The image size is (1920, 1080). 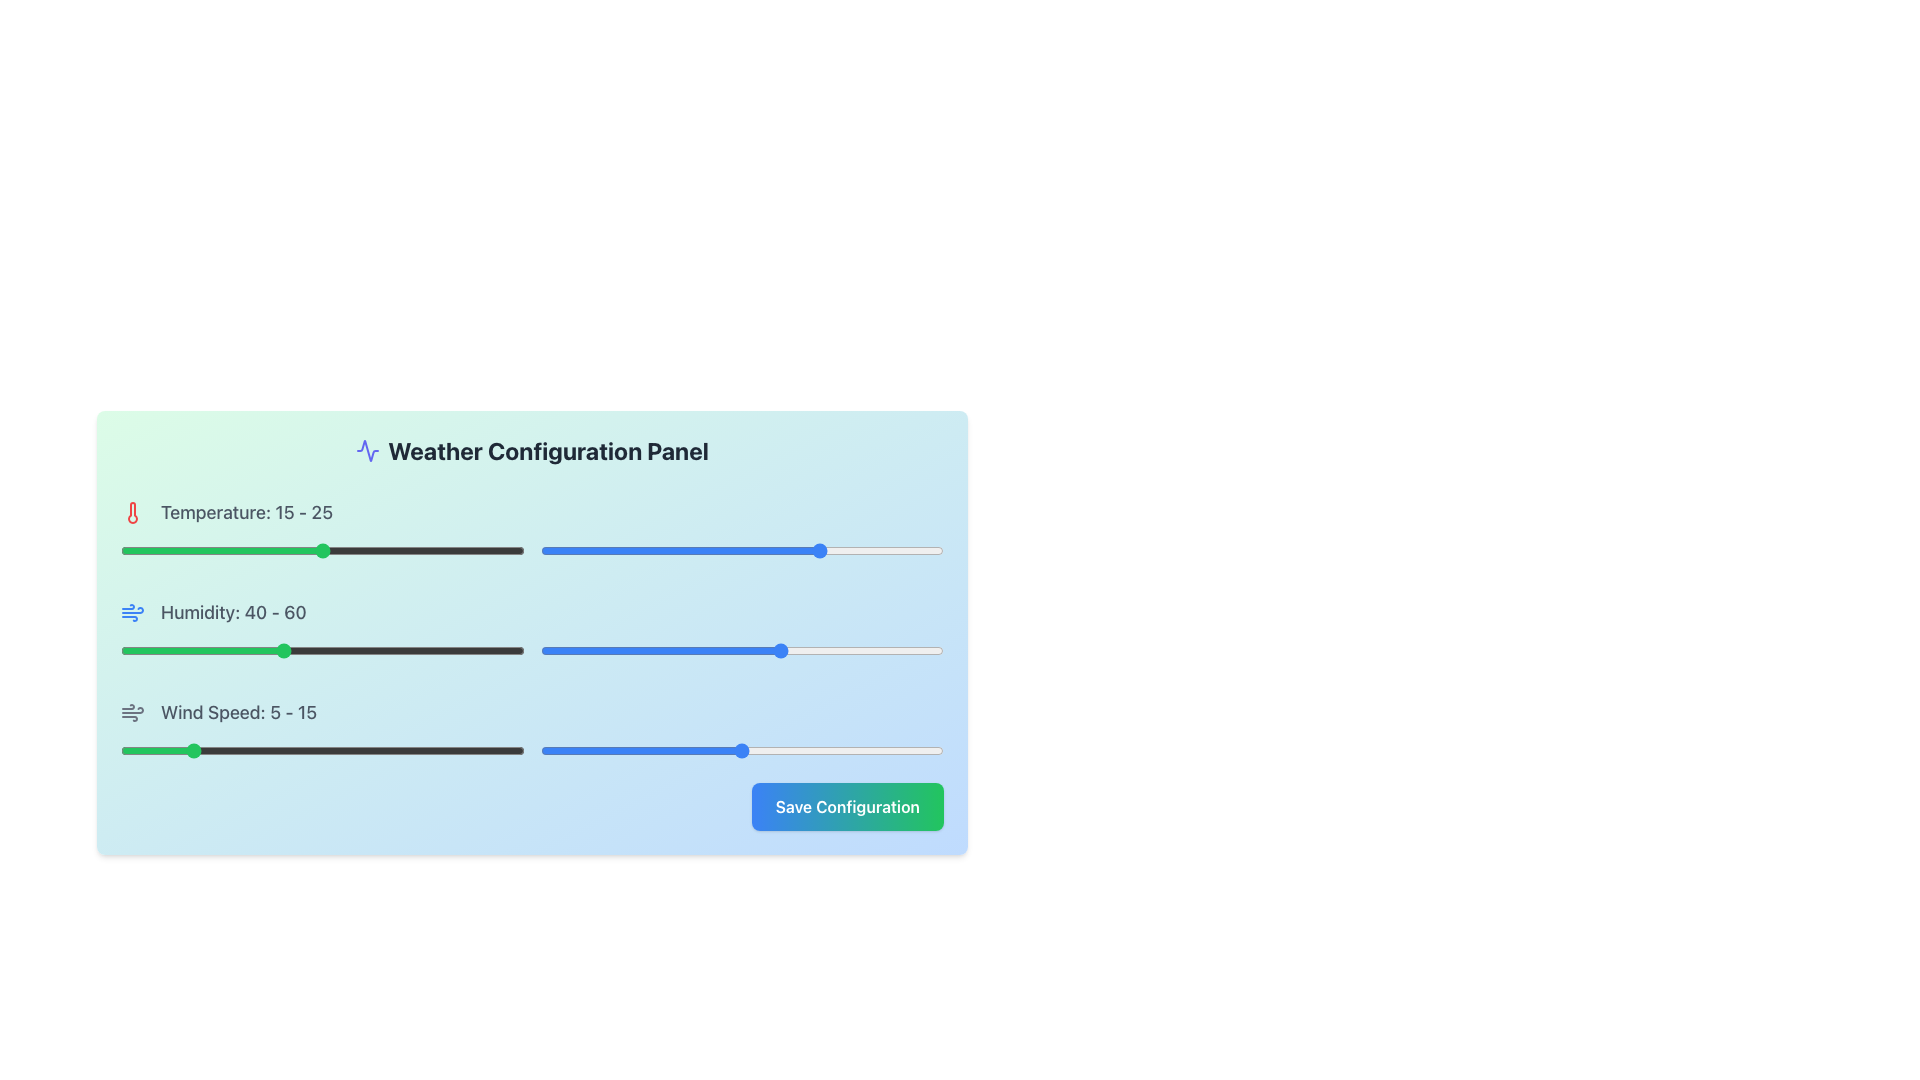 What do you see at coordinates (484, 751) in the screenshot?
I see `the start value of the wind speed range` at bounding box center [484, 751].